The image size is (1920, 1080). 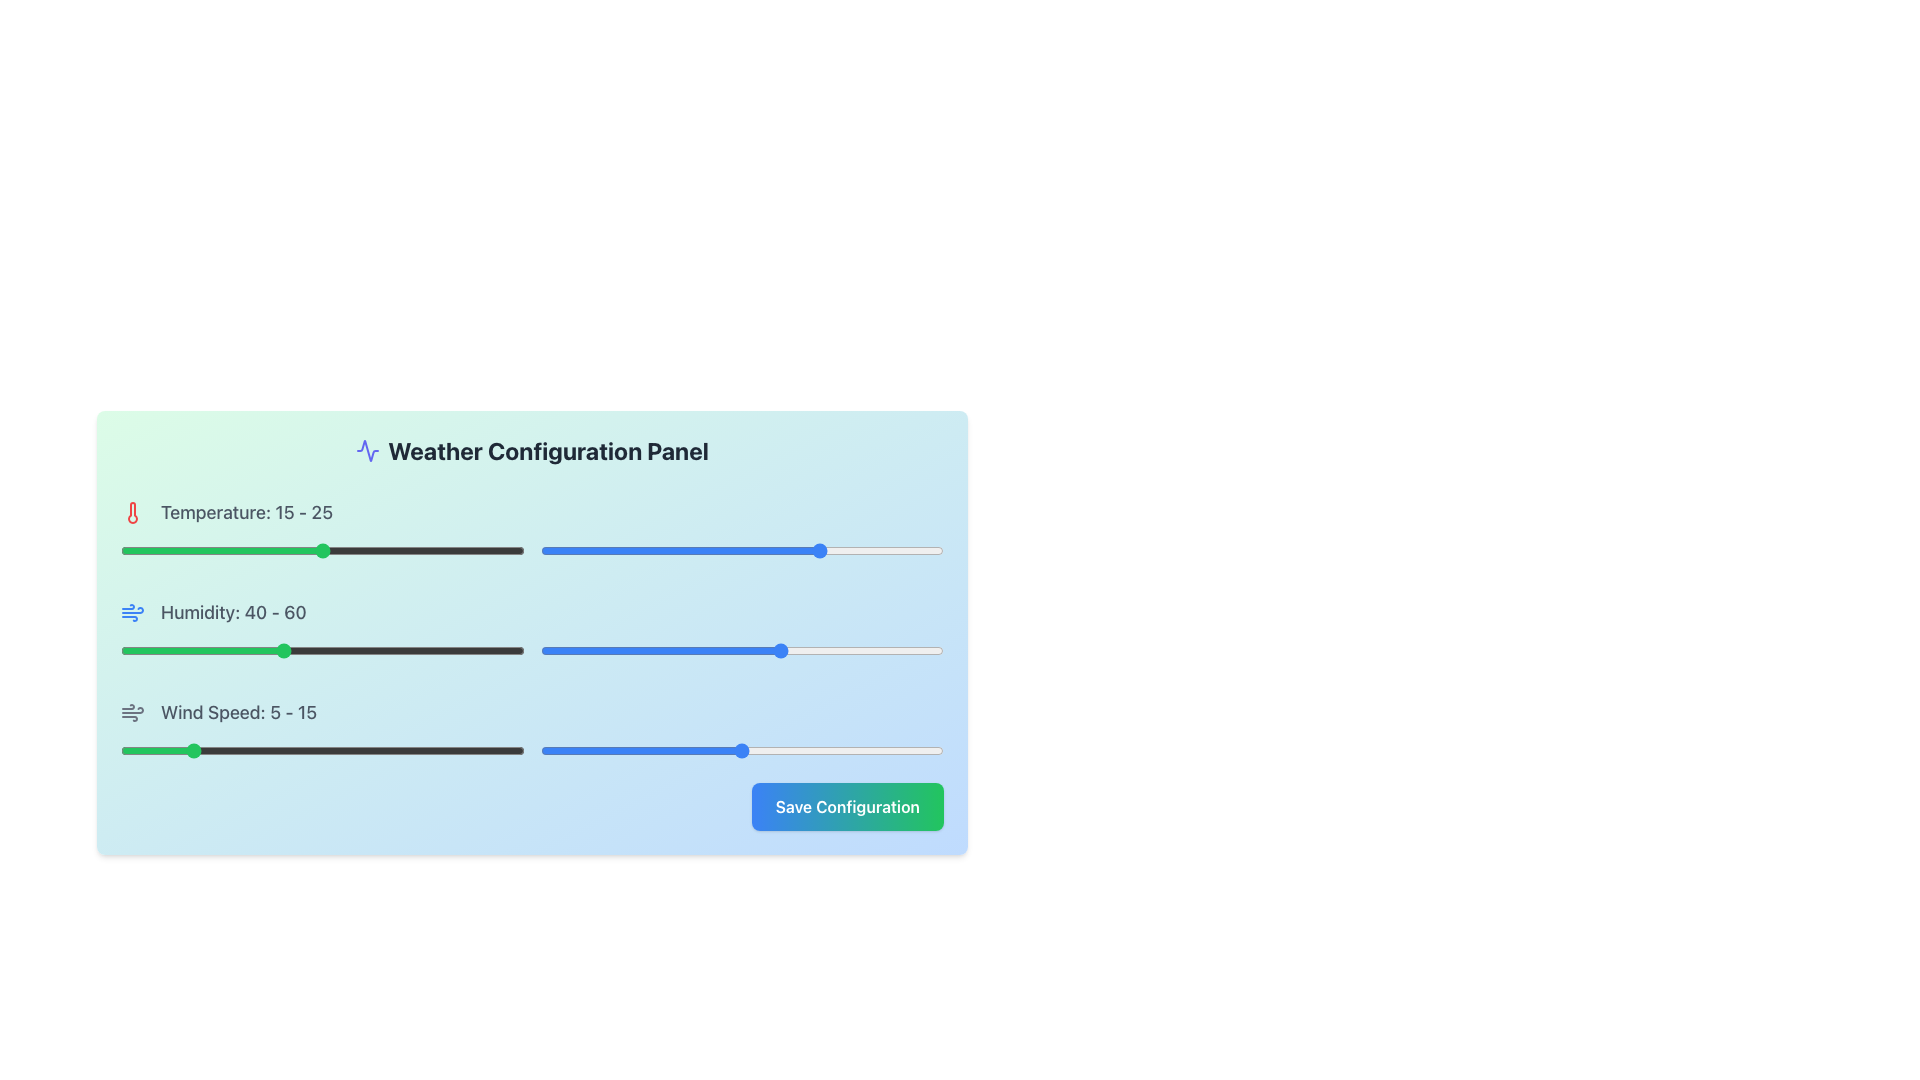 What do you see at coordinates (484, 751) in the screenshot?
I see `the start value of the wind speed range` at bounding box center [484, 751].